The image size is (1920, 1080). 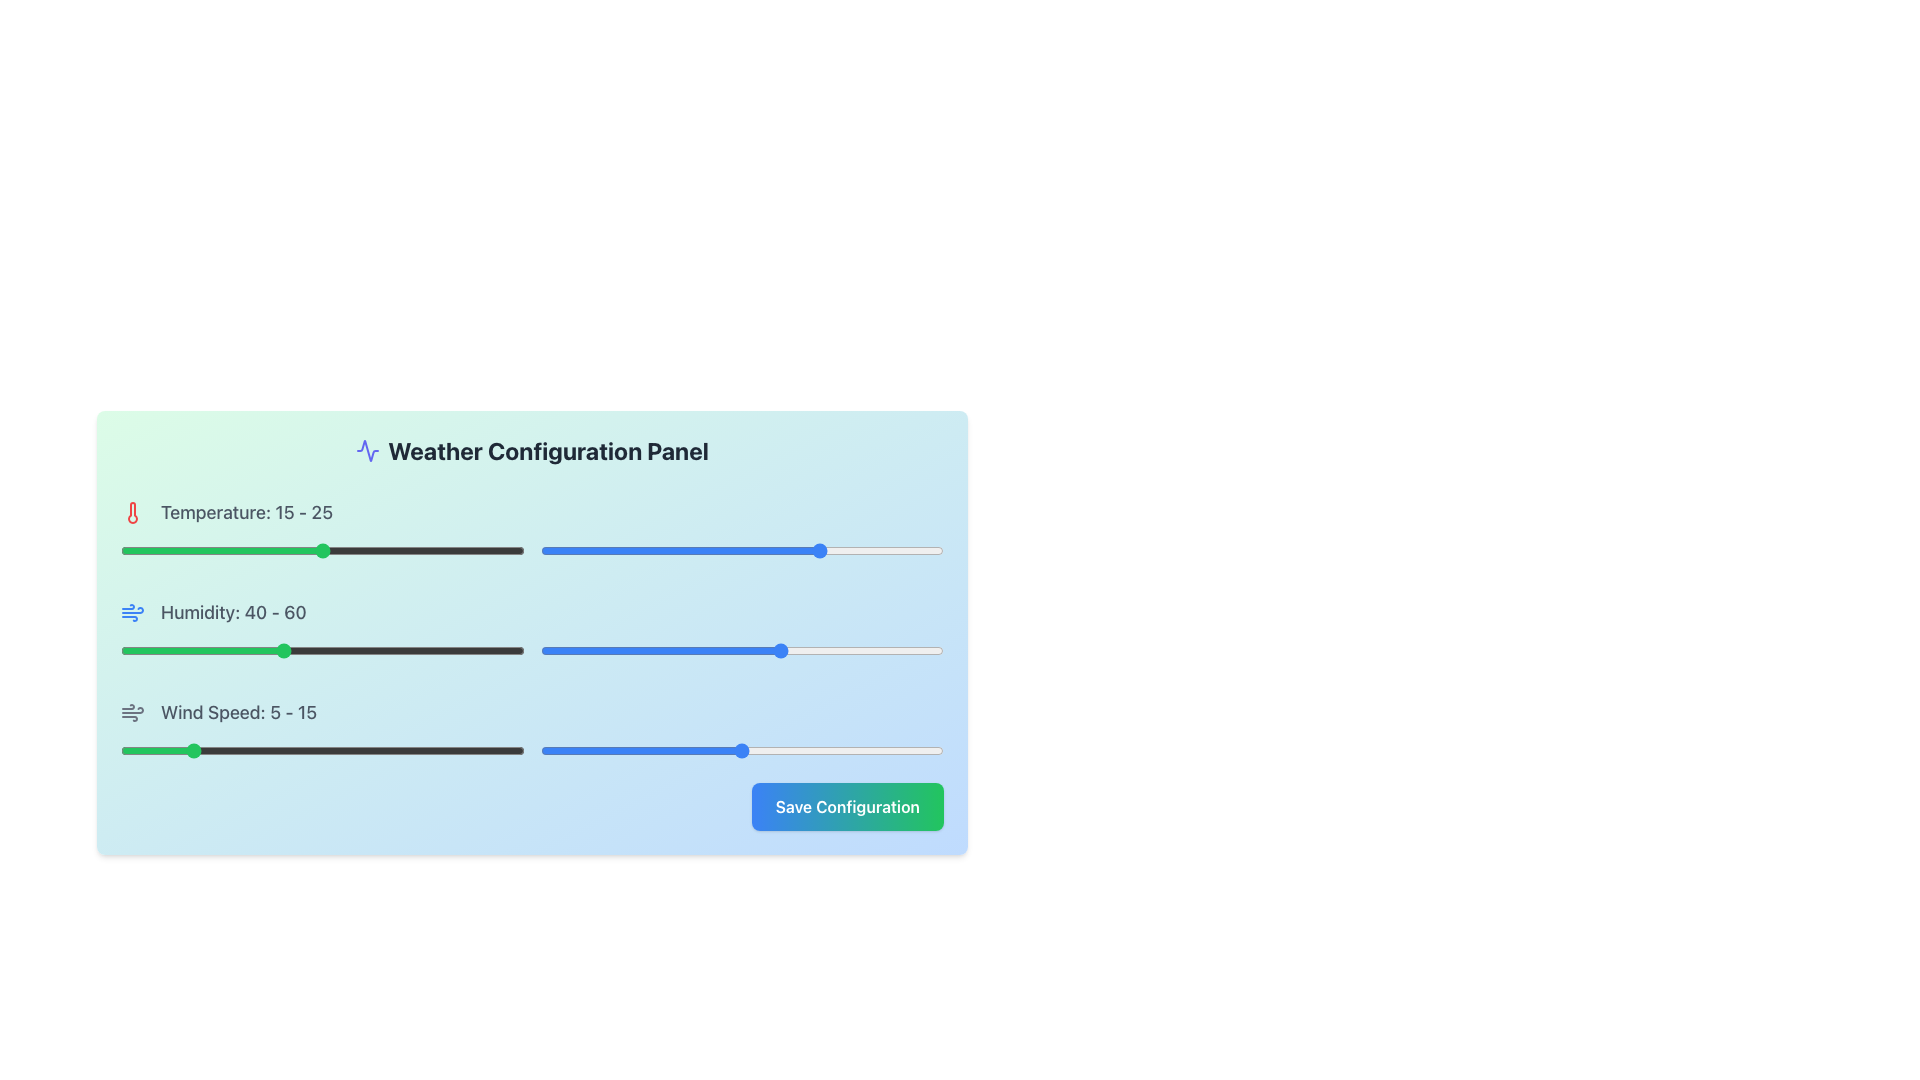 What do you see at coordinates (484, 751) in the screenshot?
I see `the start value of the wind speed range` at bounding box center [484, 751].